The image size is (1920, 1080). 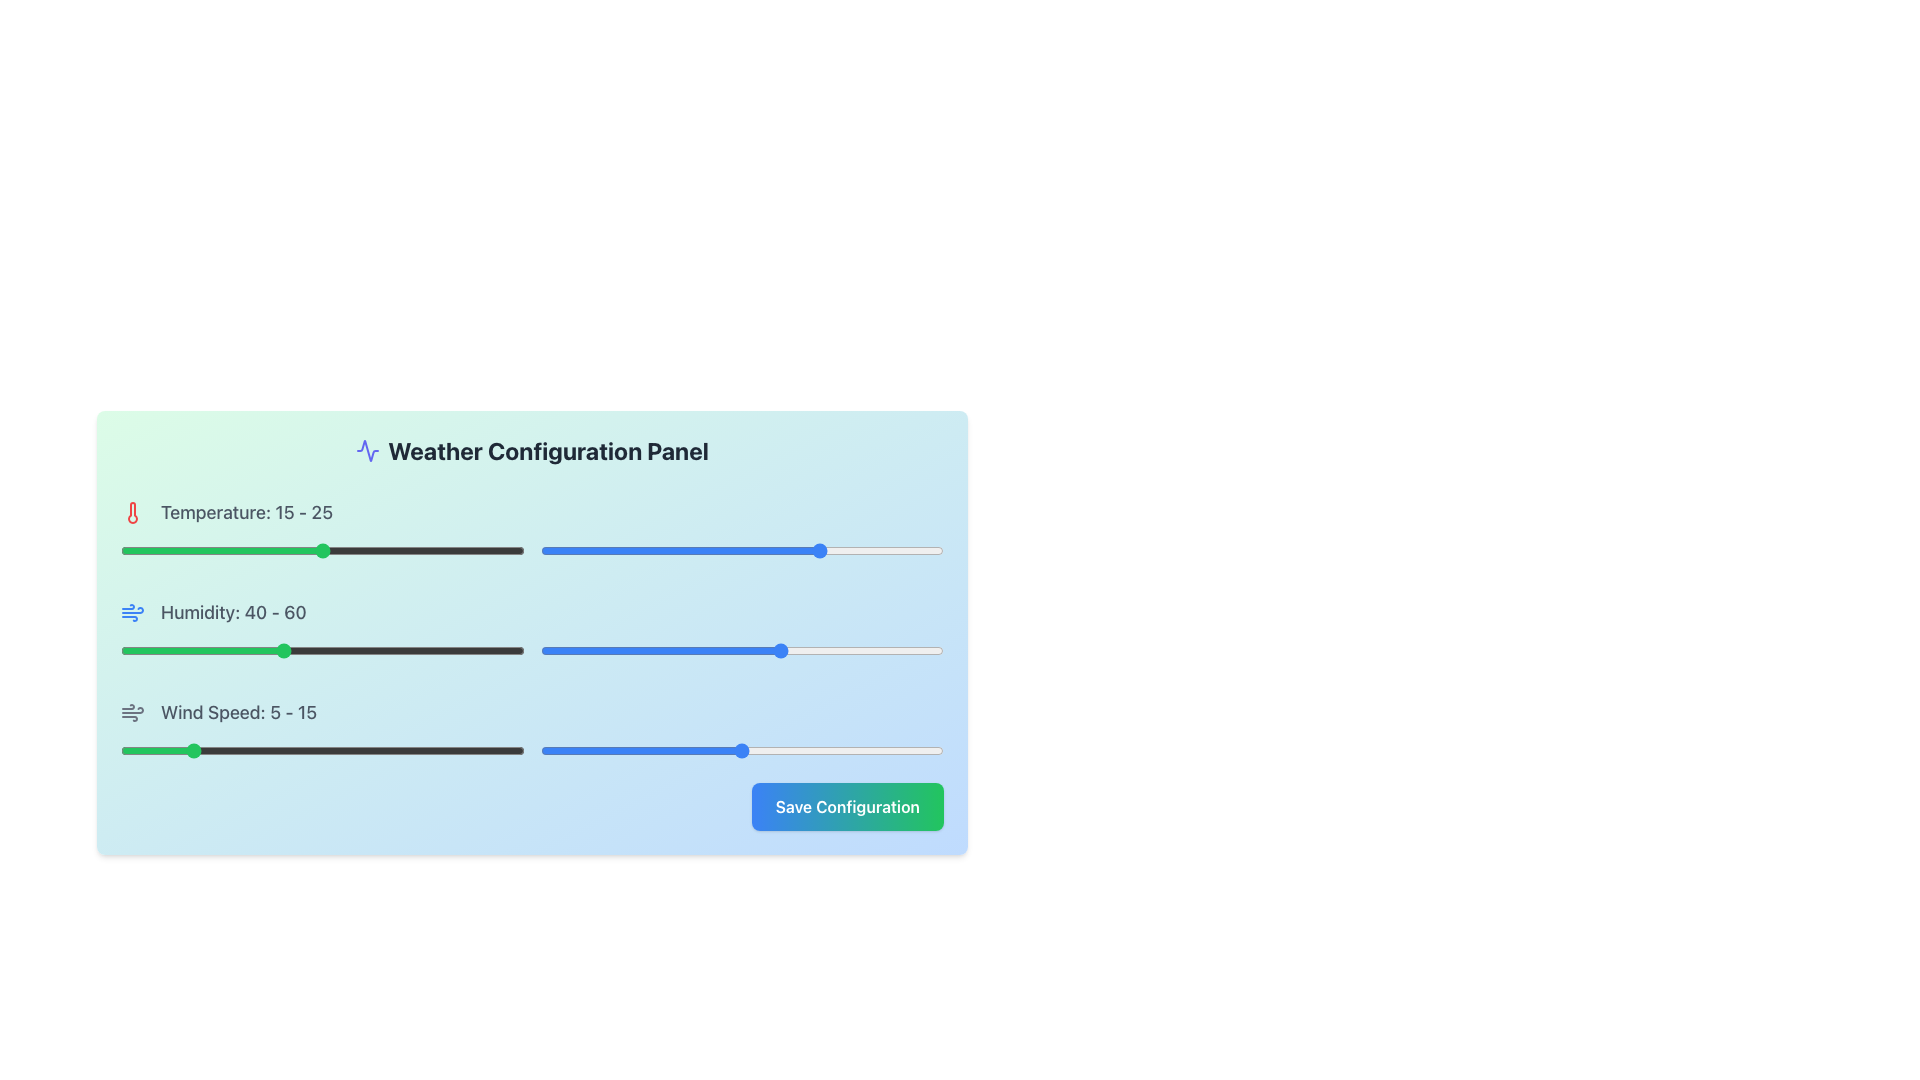 What do you see at coordinates (484, 751) in the screenshot?
I see `the start value of the wind speed range` at bounding box center [484, 751].